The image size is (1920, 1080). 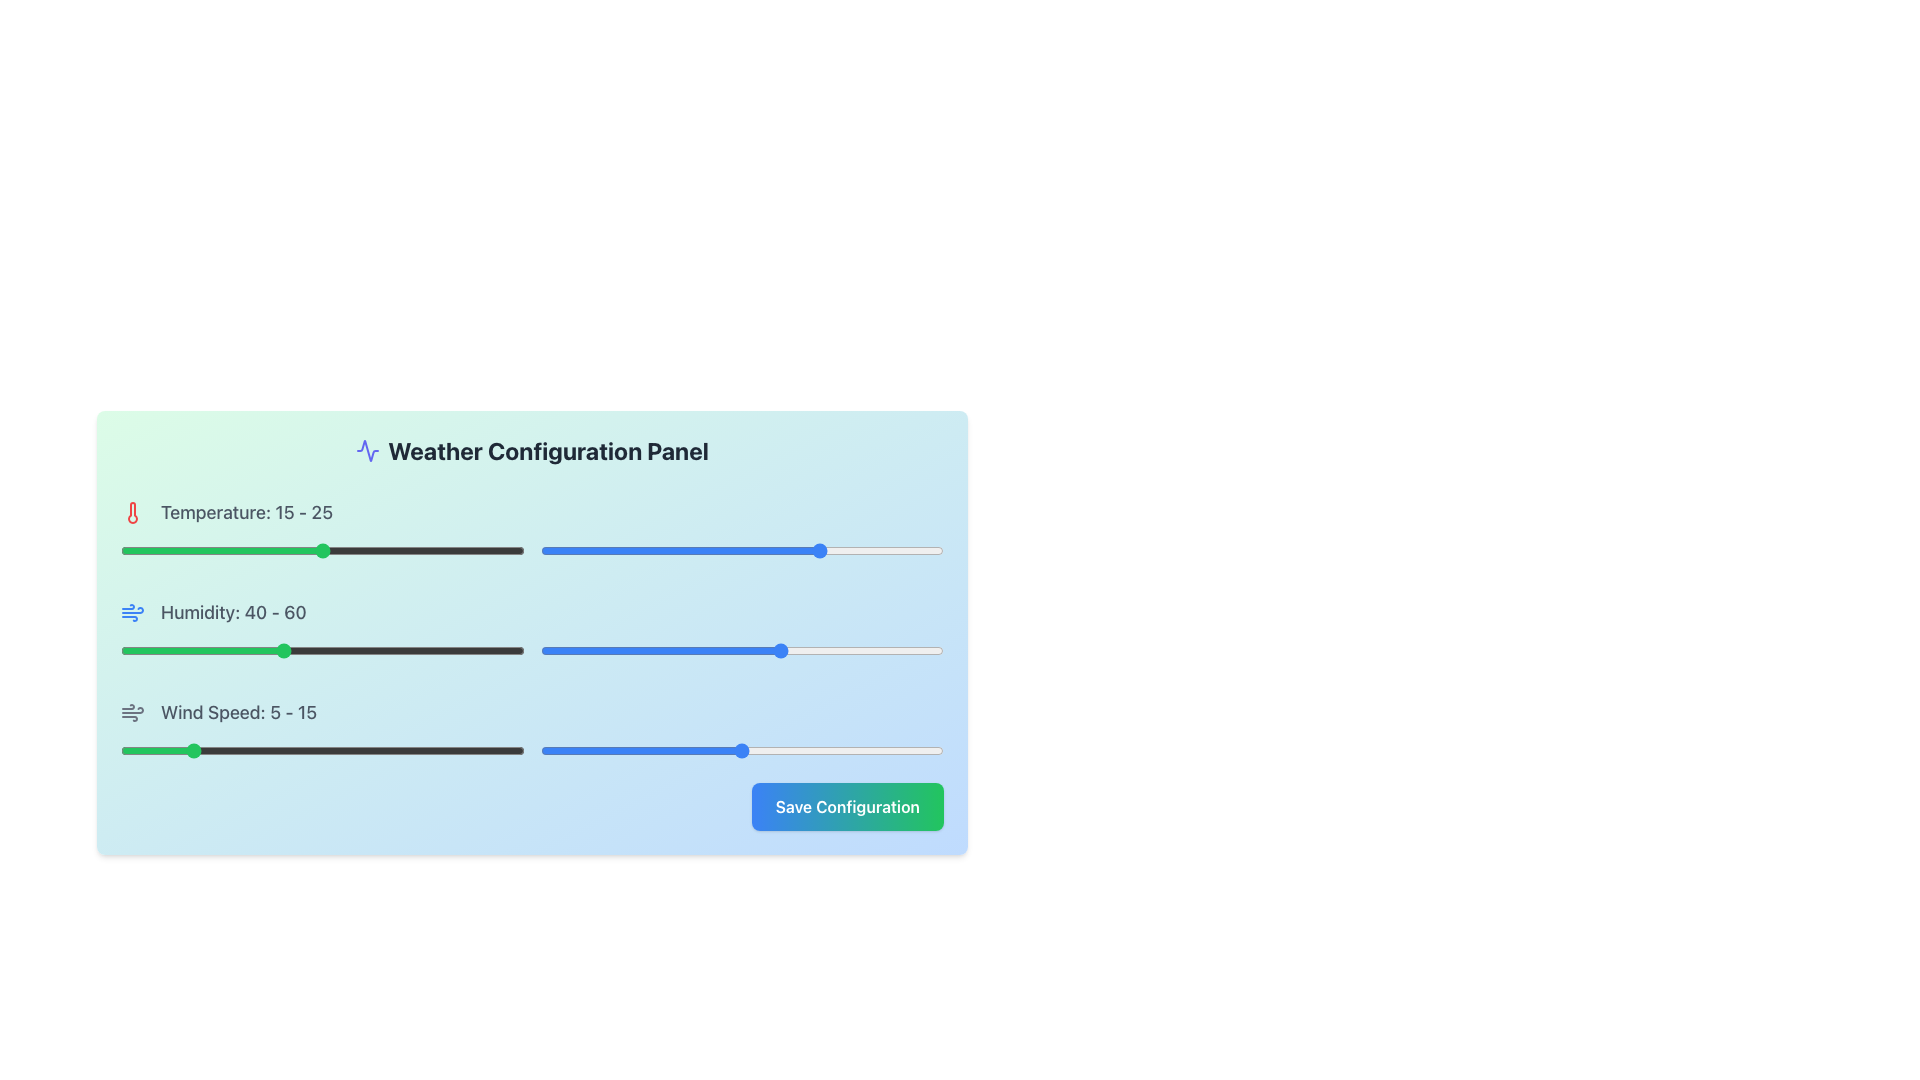 What do you see at coordinates (484, 751) in the screenshot?
I see `the start value of the wind speed range` at bounding box center [484, 751].